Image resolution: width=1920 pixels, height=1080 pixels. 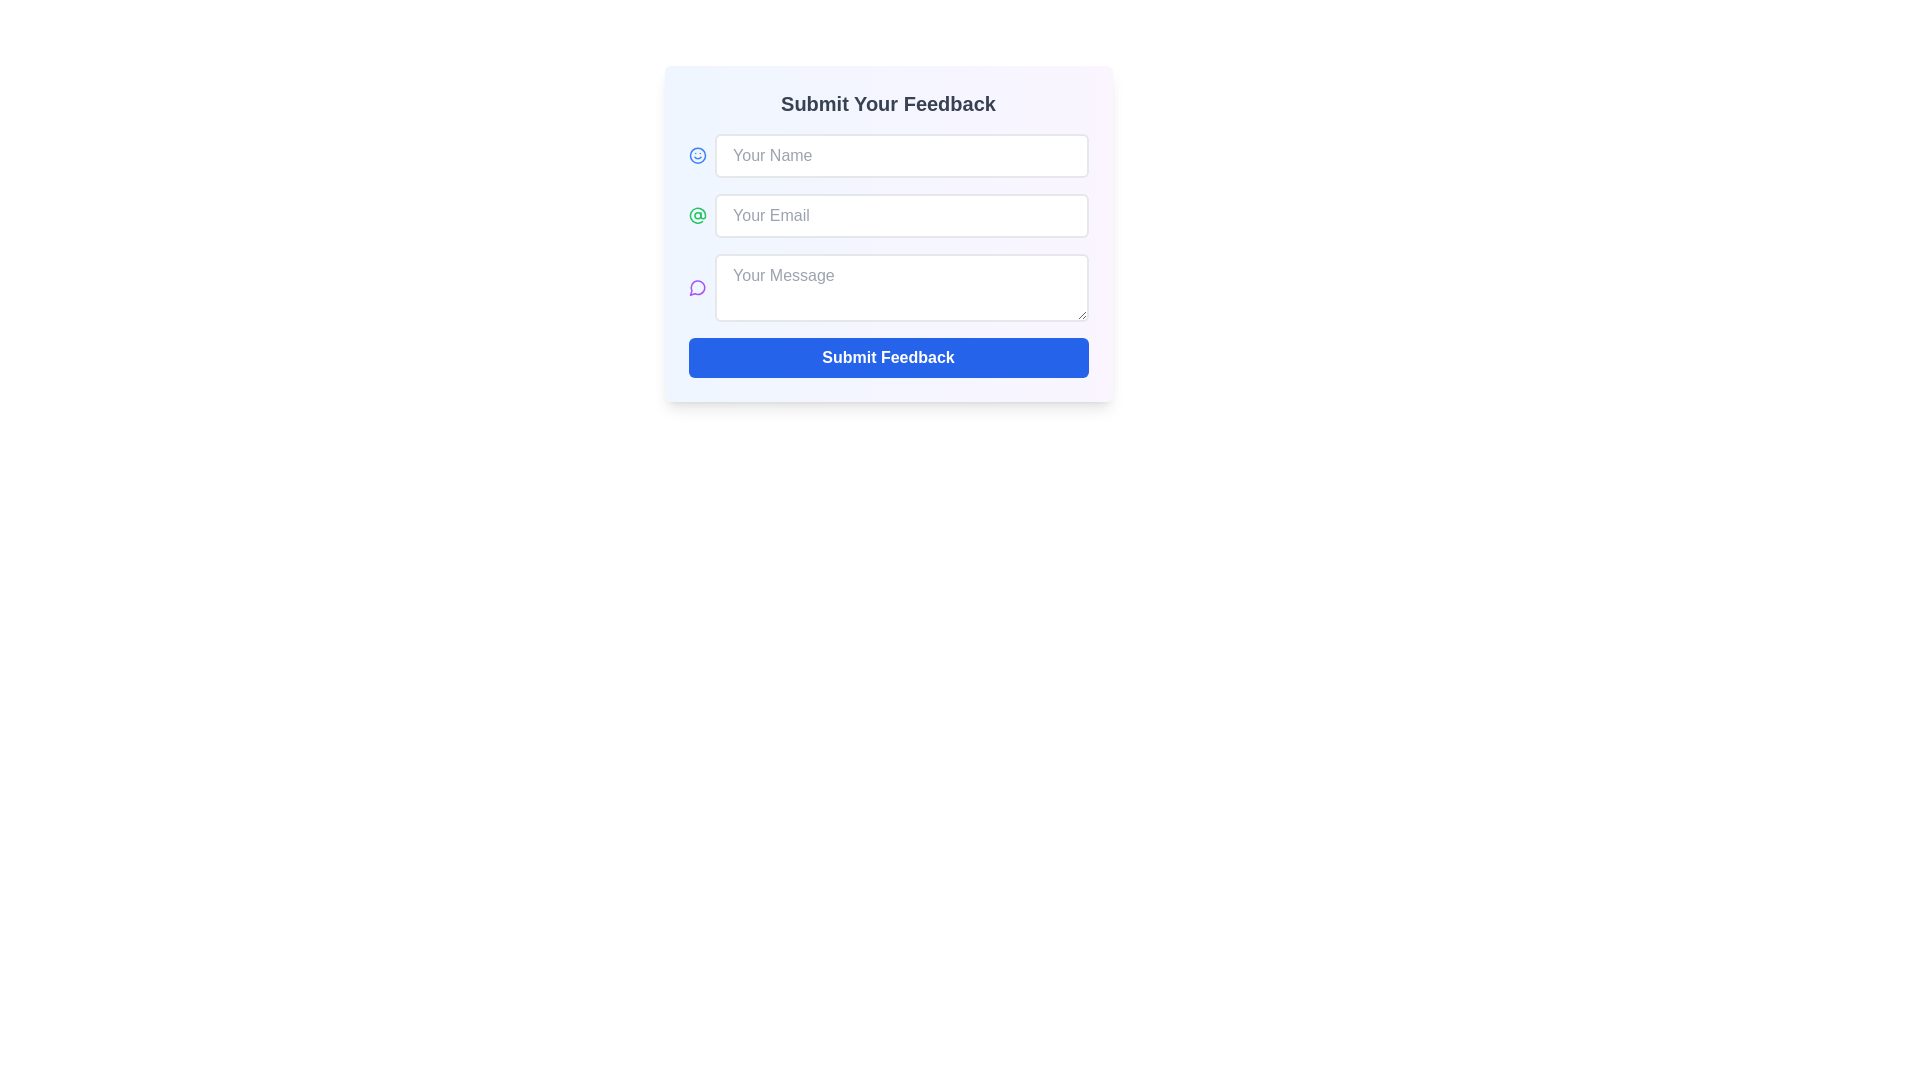 I want to click on the green outlined '@' sign icon located in the feedback form under 'Submit Your Feedback', positioned to the left of the 'Your Email' input field, so click(x=697, y=216).